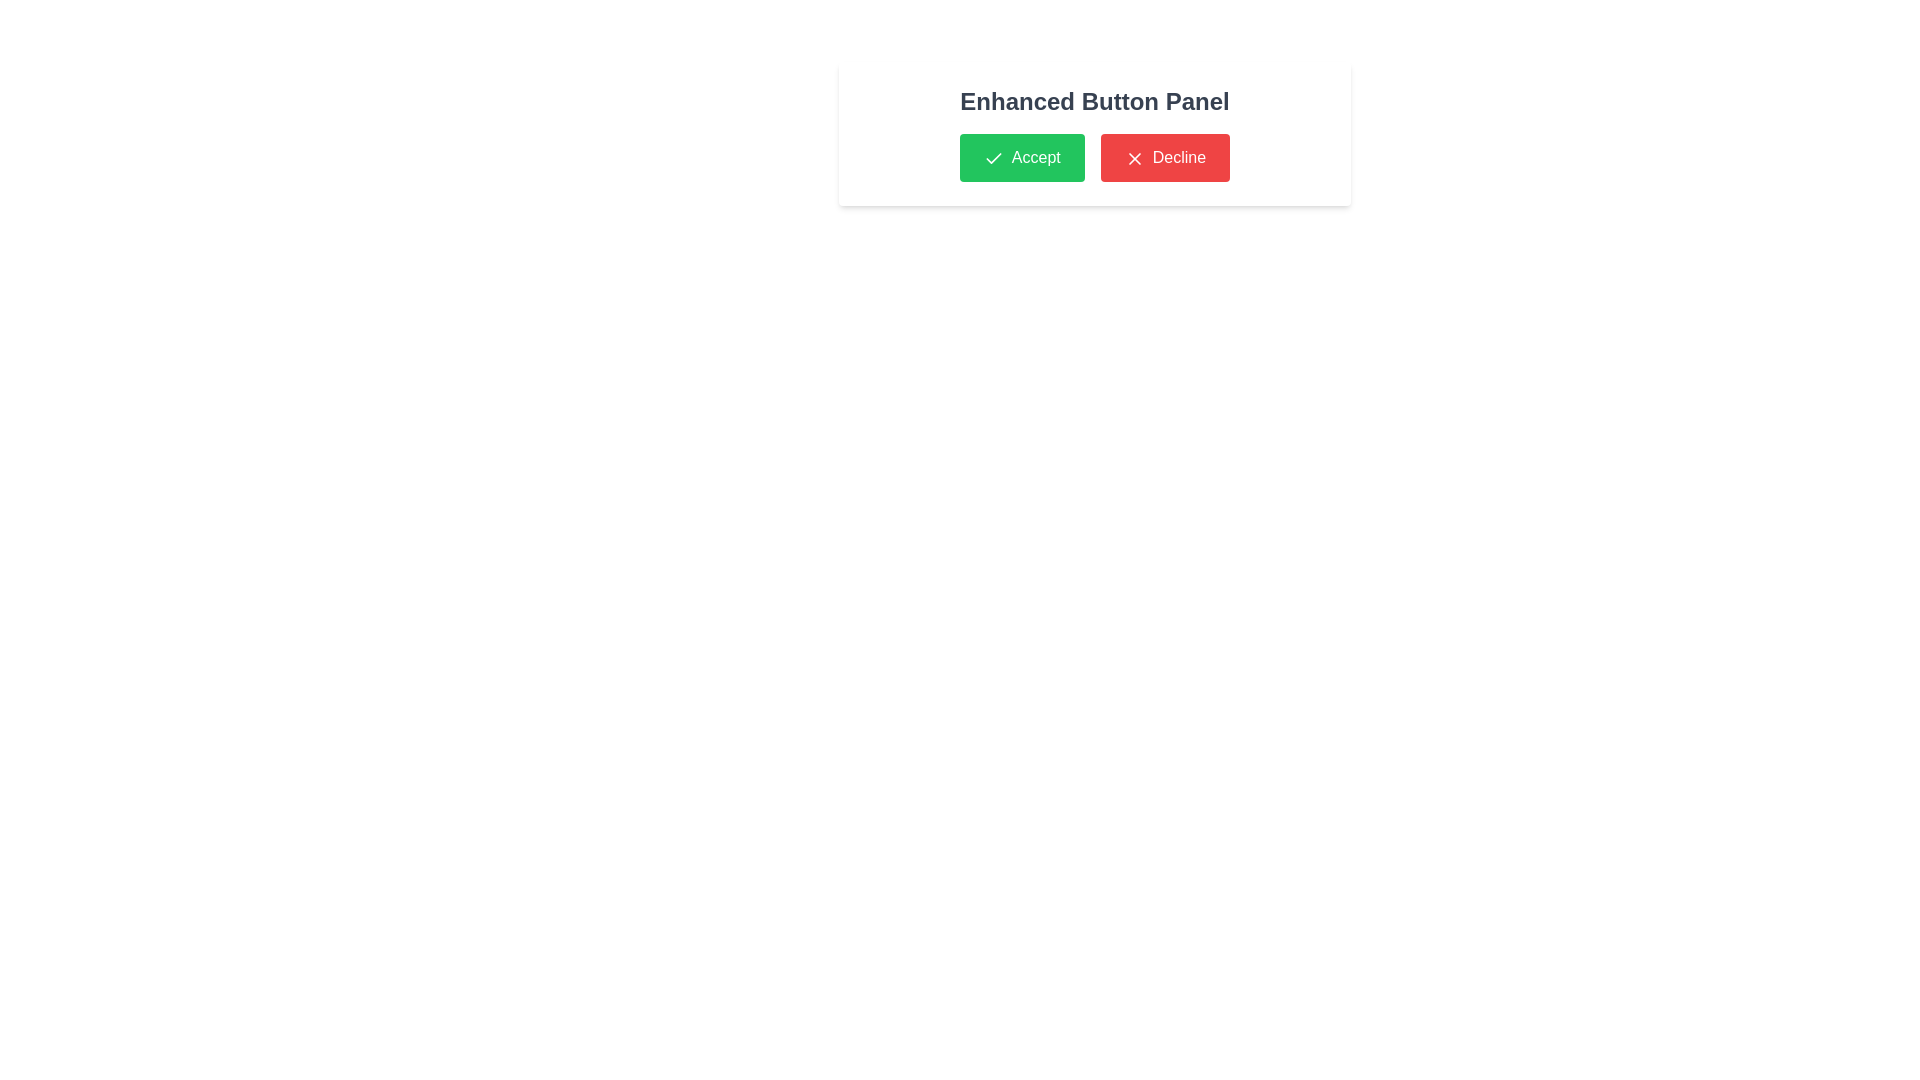 Image resolution: width=1920 pixels, height=1080 pixels. What do you see at coordinates (1022, 157) in the screenshot?
I see `the leftmost button in the horizontal row that is used to accept an action or agreement, triggering the accept action` at bounding box center [1022, 157].